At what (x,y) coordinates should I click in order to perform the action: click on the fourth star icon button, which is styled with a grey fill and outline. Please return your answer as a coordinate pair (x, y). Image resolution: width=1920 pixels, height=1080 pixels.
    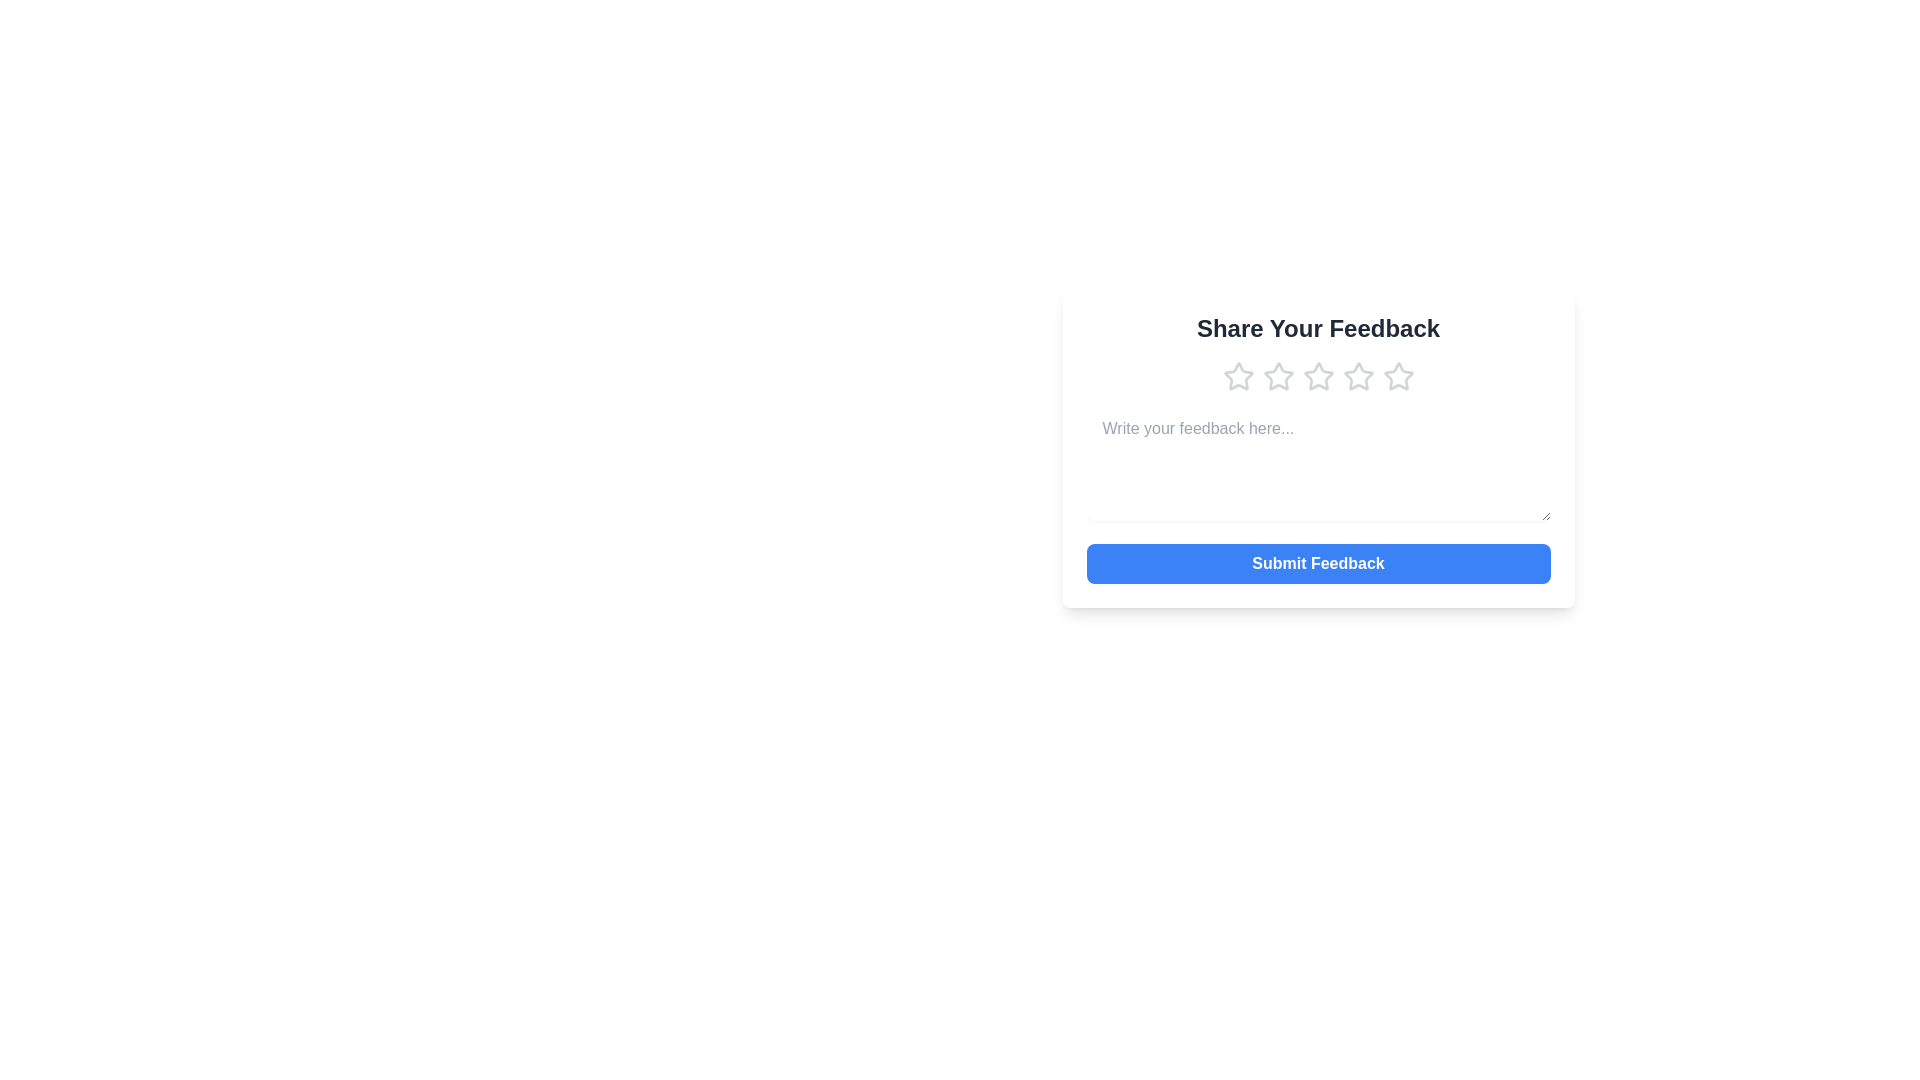
    Looking at the image, I should click on (1358, 377).